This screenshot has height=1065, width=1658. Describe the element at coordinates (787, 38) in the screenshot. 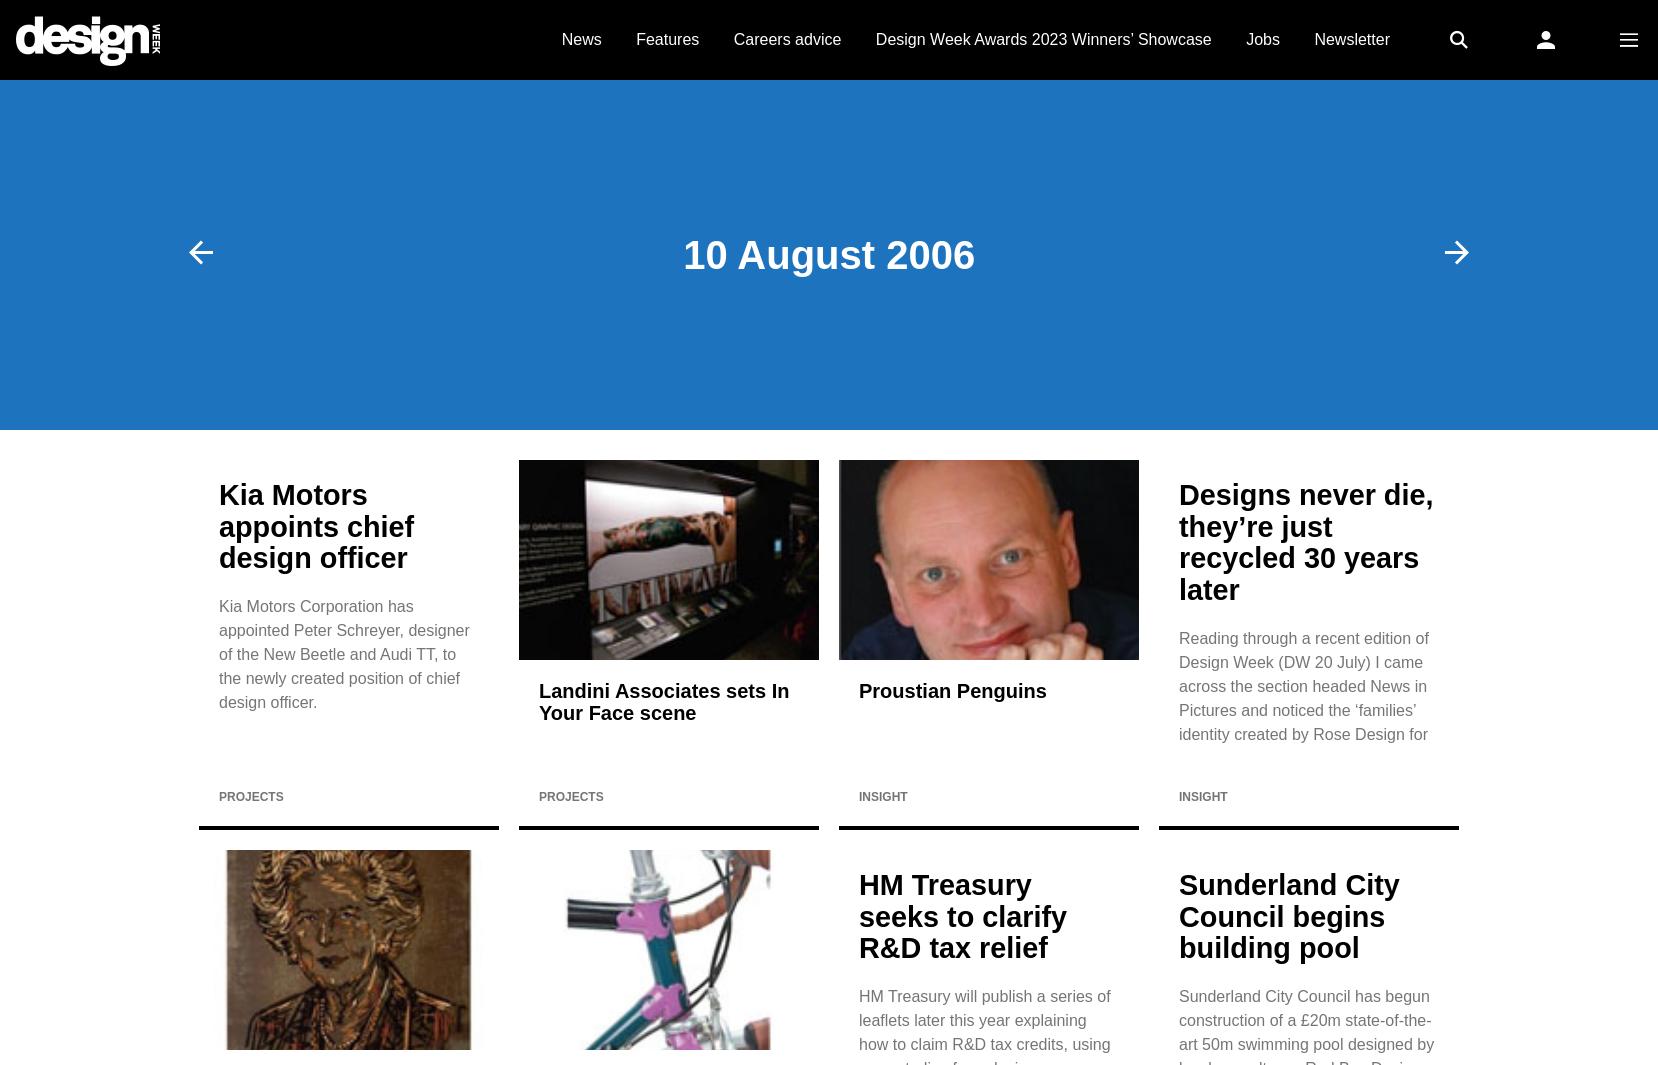

I see `'Careers advice'` at that location.